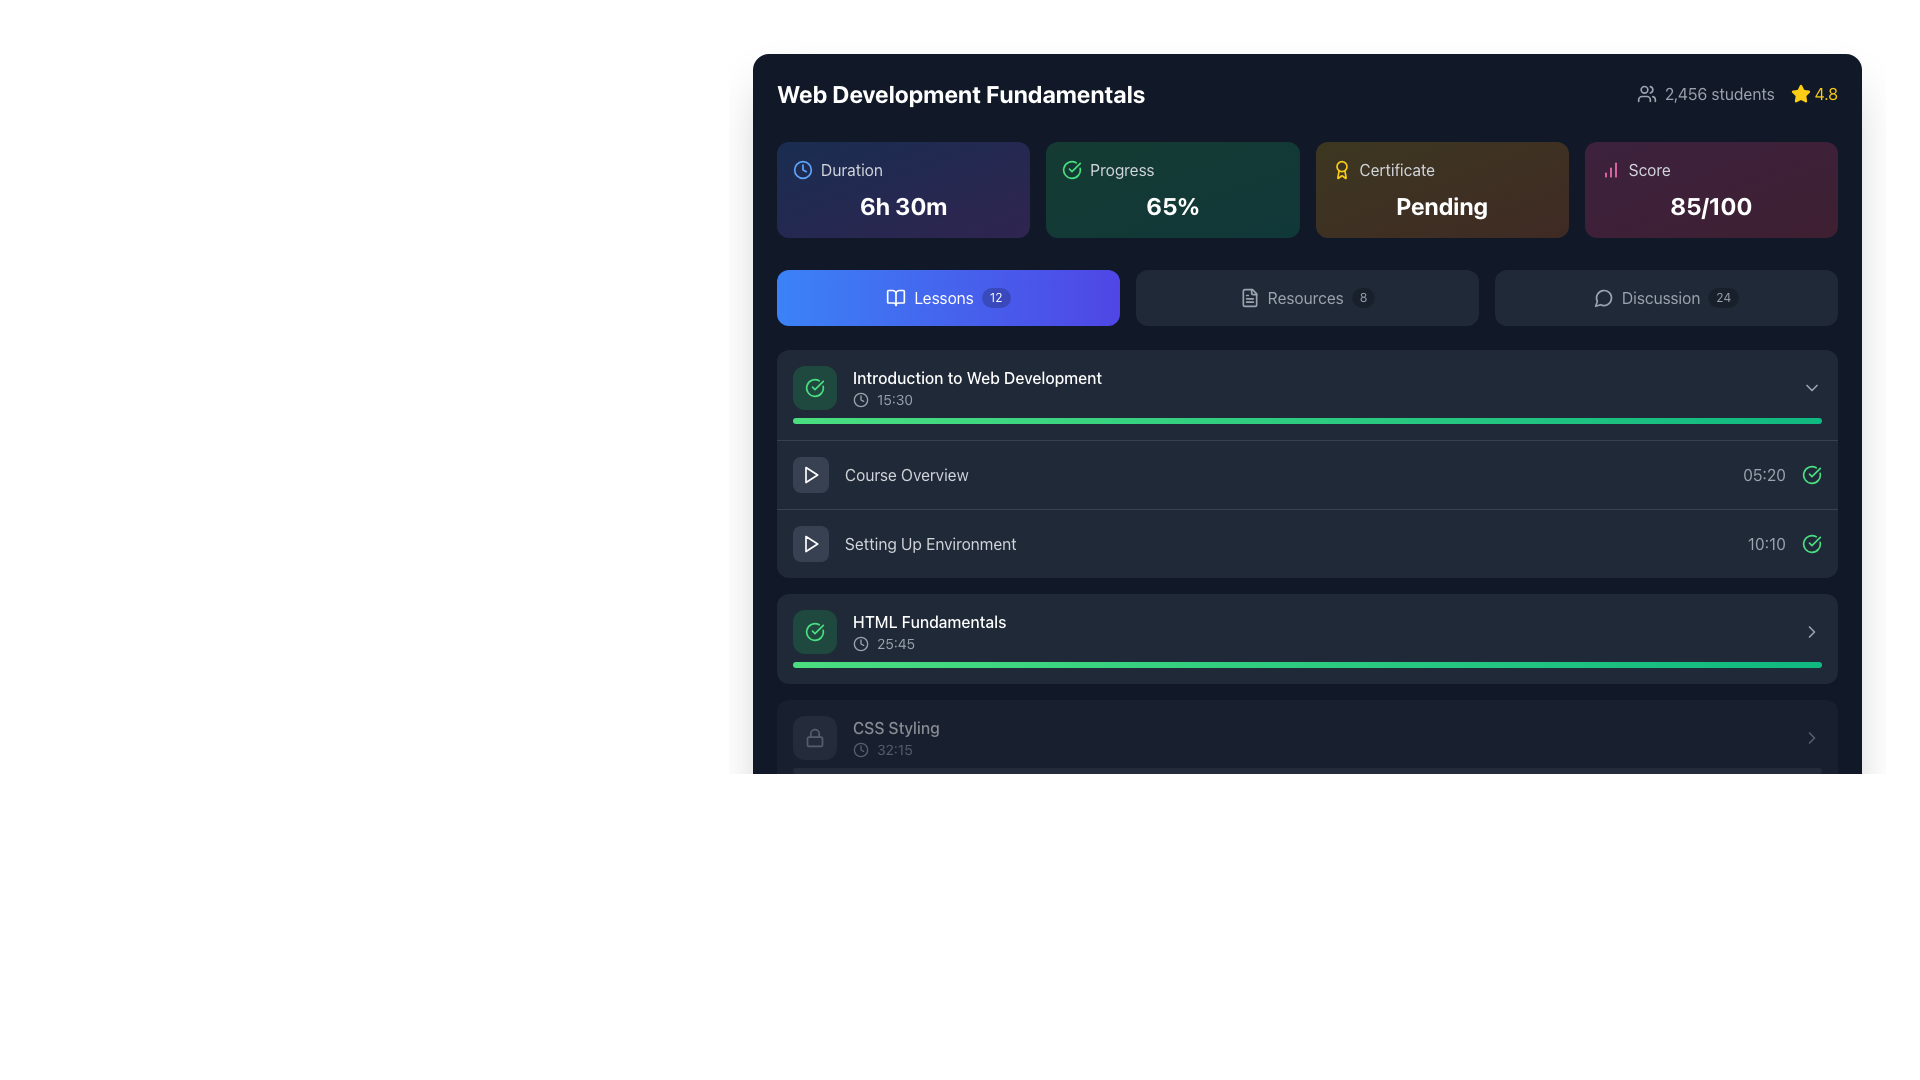  What do you see at coordinates (1341, 165) in the screenshot?
I see `the decorative Circle element within the award icon, which is centrally positioned in the SVG representation` at bounding box center [1341, 165].